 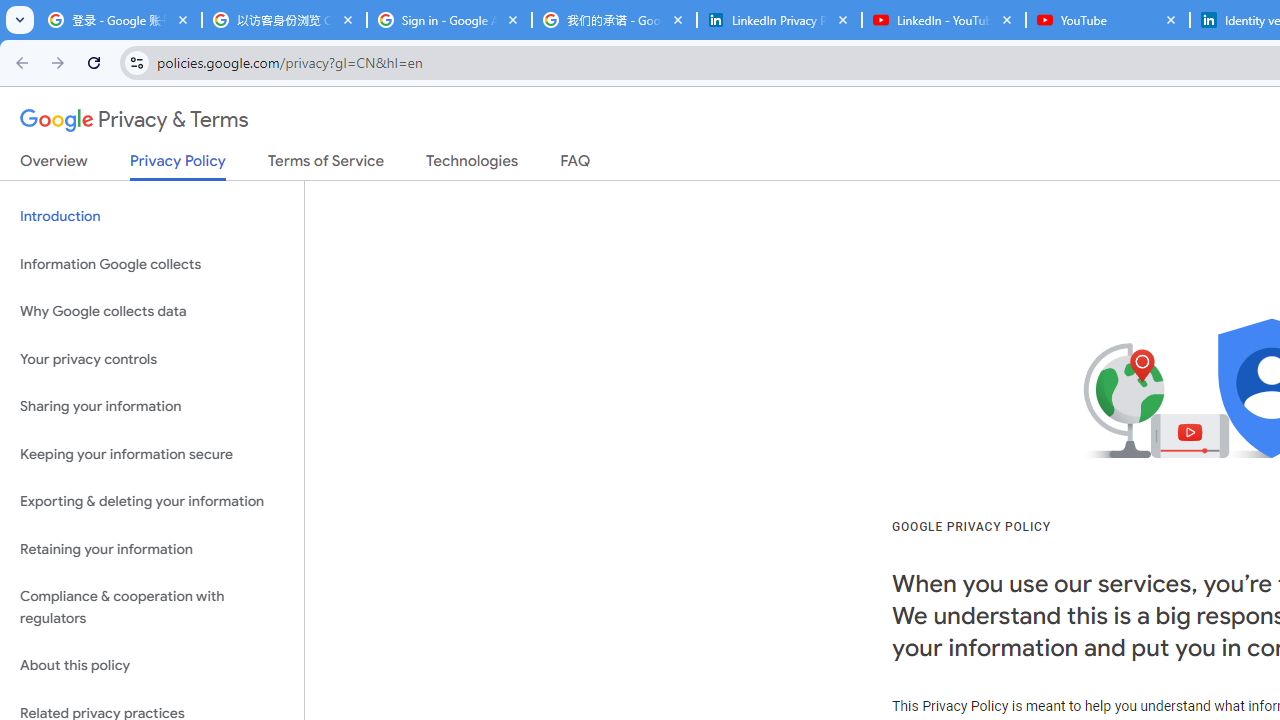 I want to click on 'Compliance & cooperation with regulators', so click(x=151, y=607).